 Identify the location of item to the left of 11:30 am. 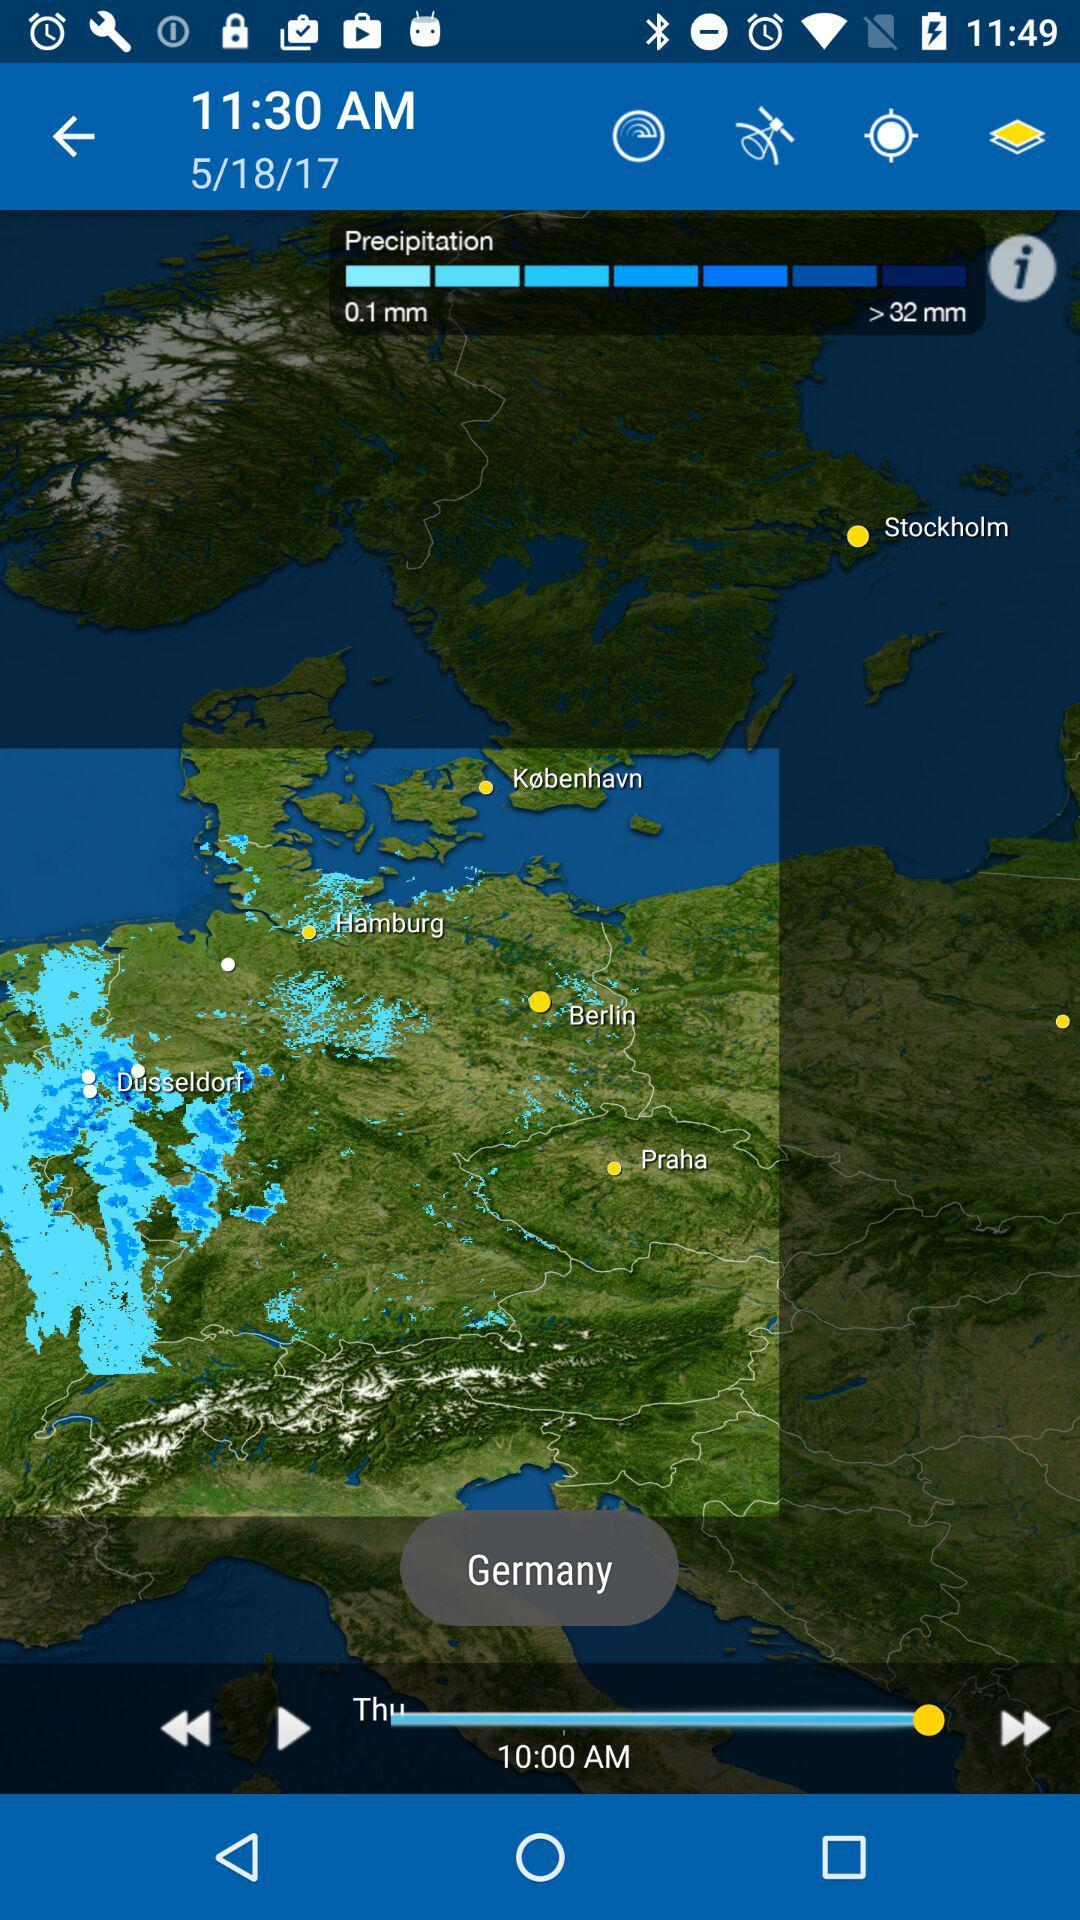
(72, 135).